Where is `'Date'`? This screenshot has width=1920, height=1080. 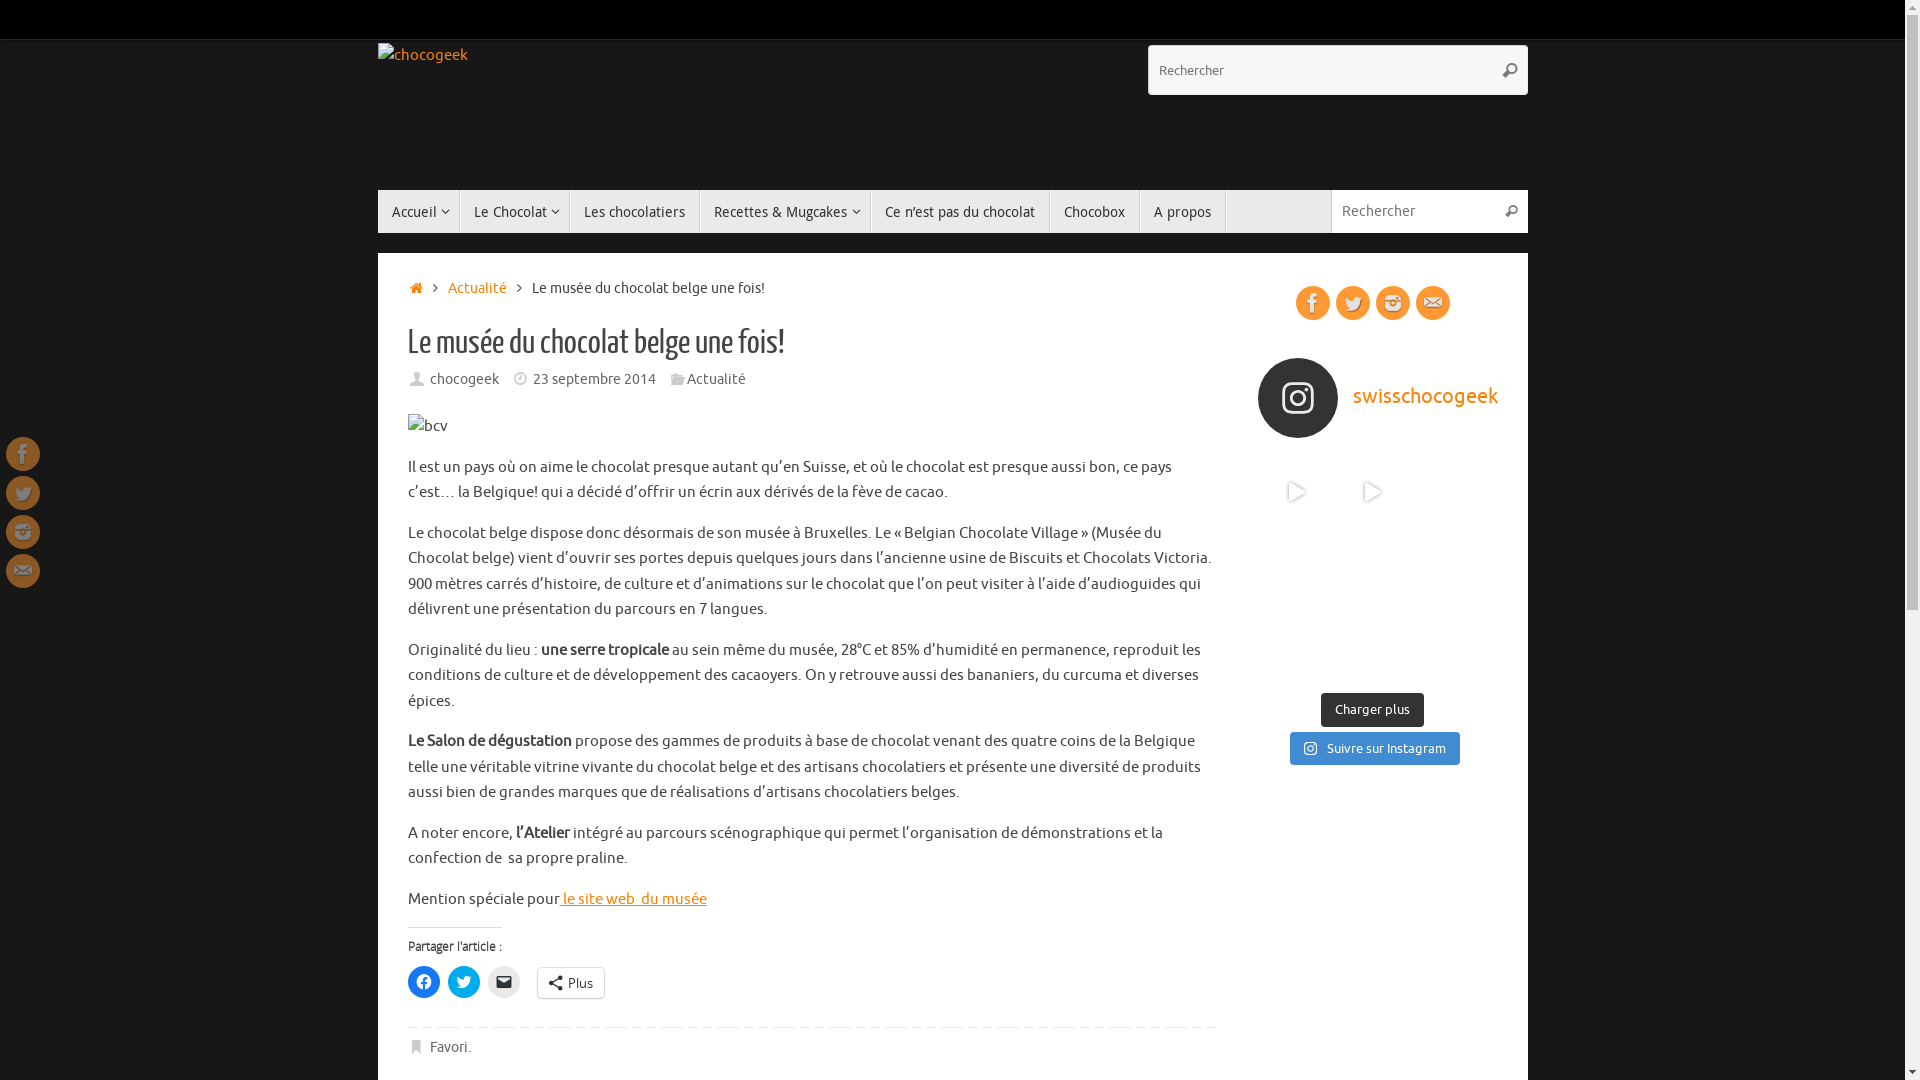 'Date' is located at coordinates (520, 378).